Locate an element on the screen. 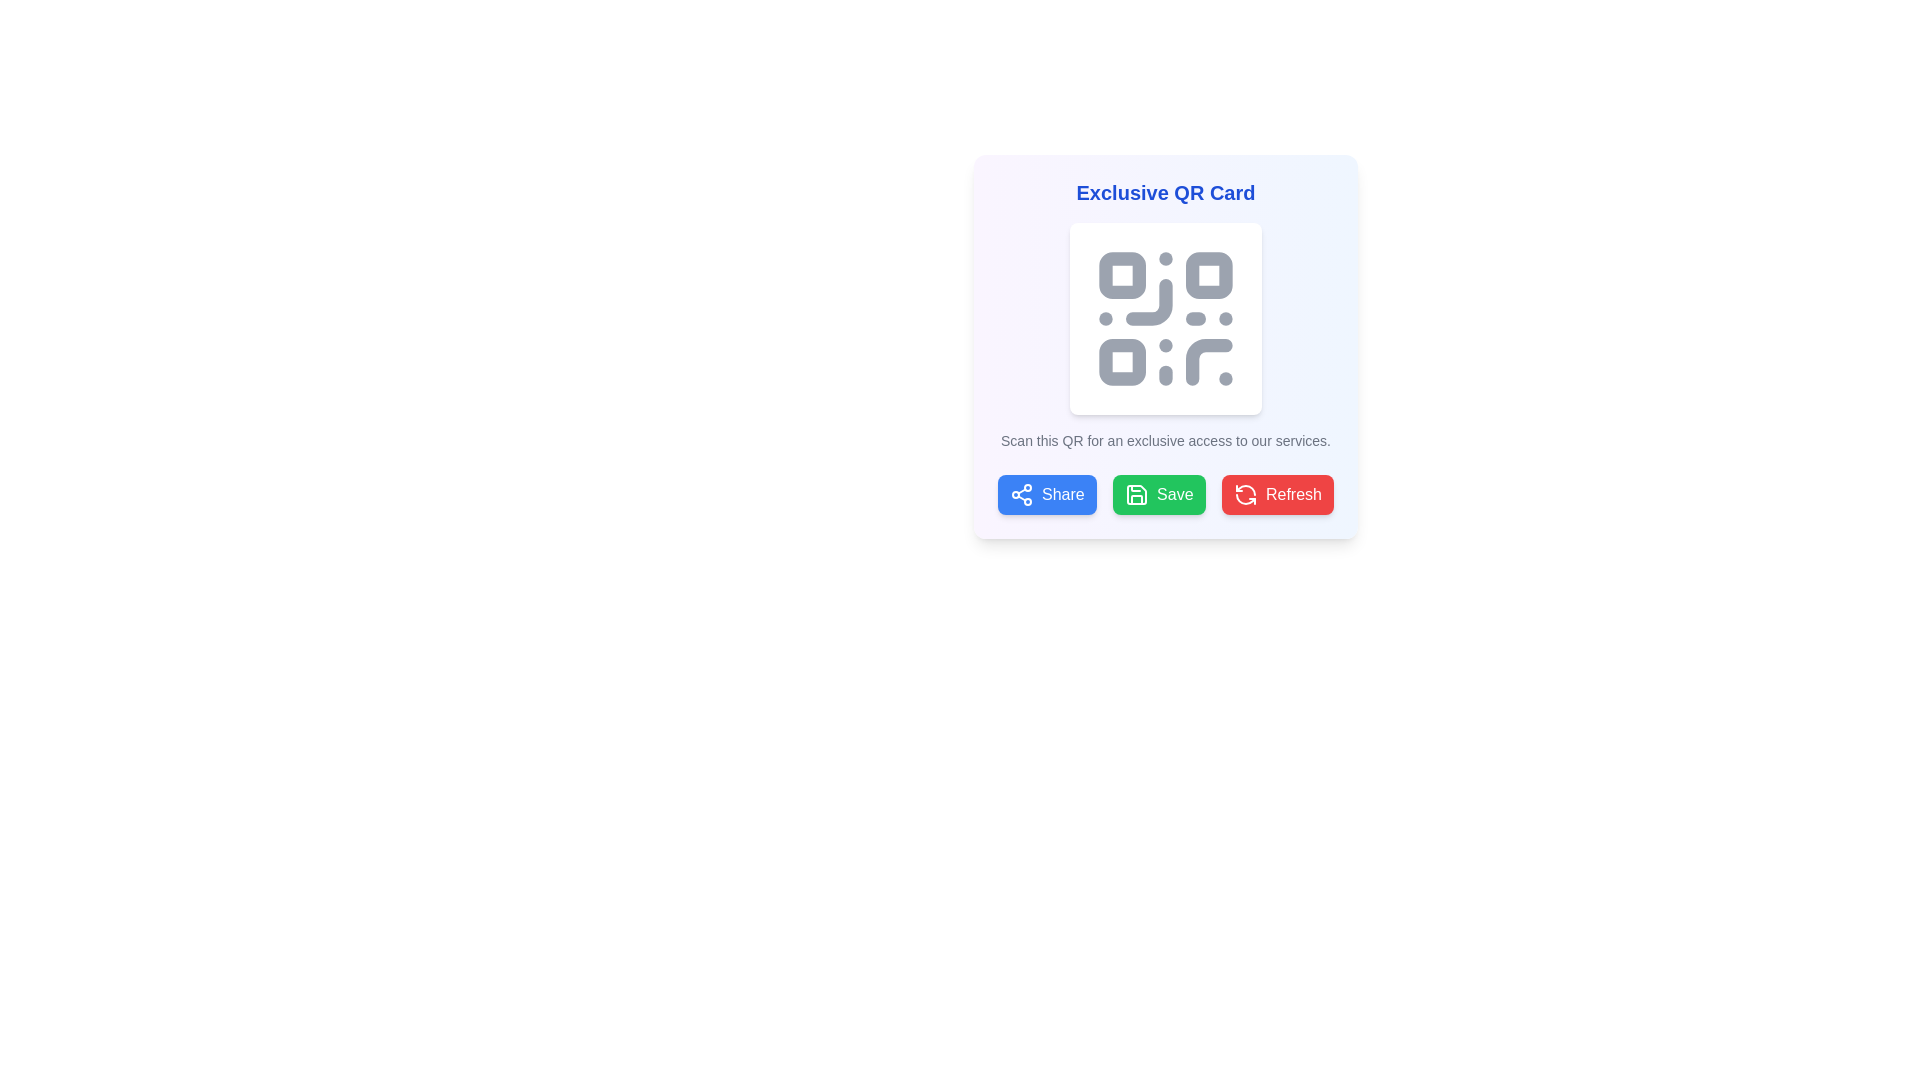  the refresh button located to the right of the green 'Save' button below the QR code is located at coordinates (1276, 494).